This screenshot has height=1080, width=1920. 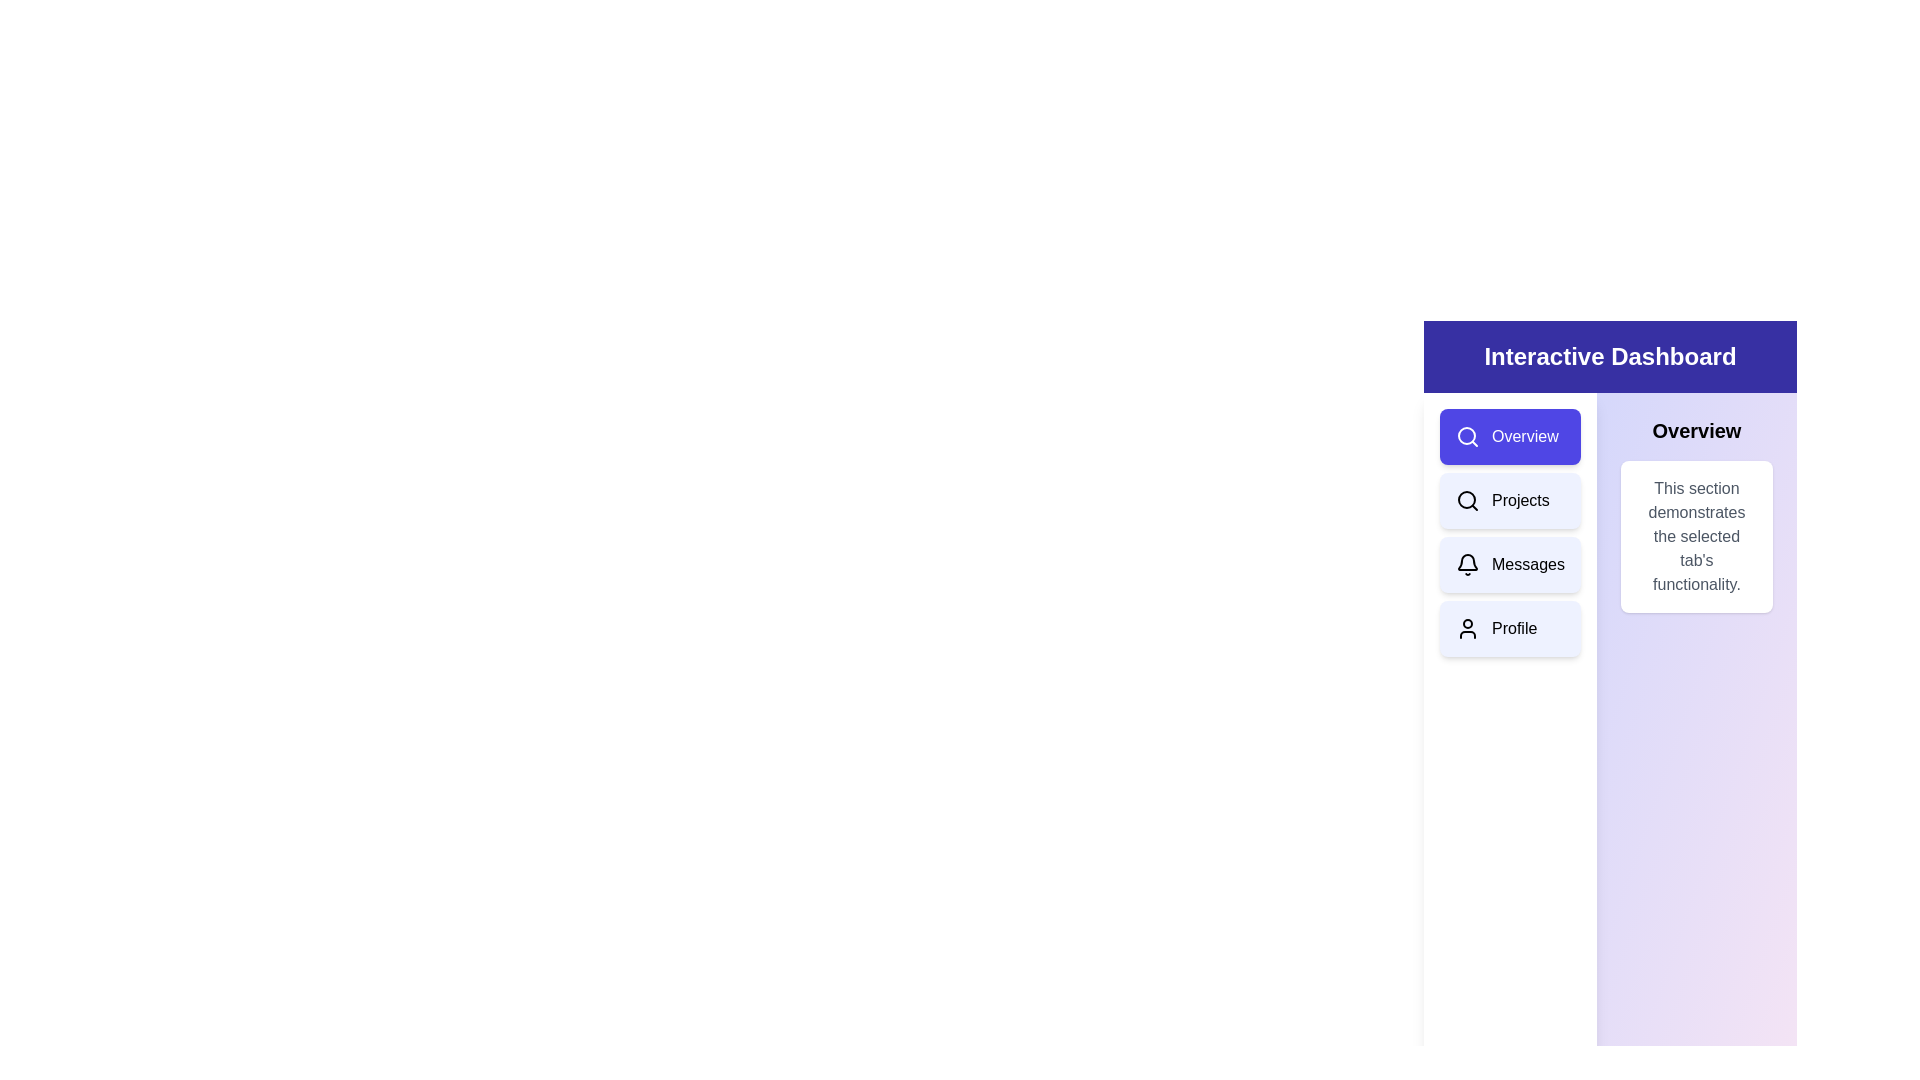 I want to click on the 'Profile' text label displayed in black text on a light blue background, located in the bottom section of the vertical navigation pane, so click(x=1514, y=627).